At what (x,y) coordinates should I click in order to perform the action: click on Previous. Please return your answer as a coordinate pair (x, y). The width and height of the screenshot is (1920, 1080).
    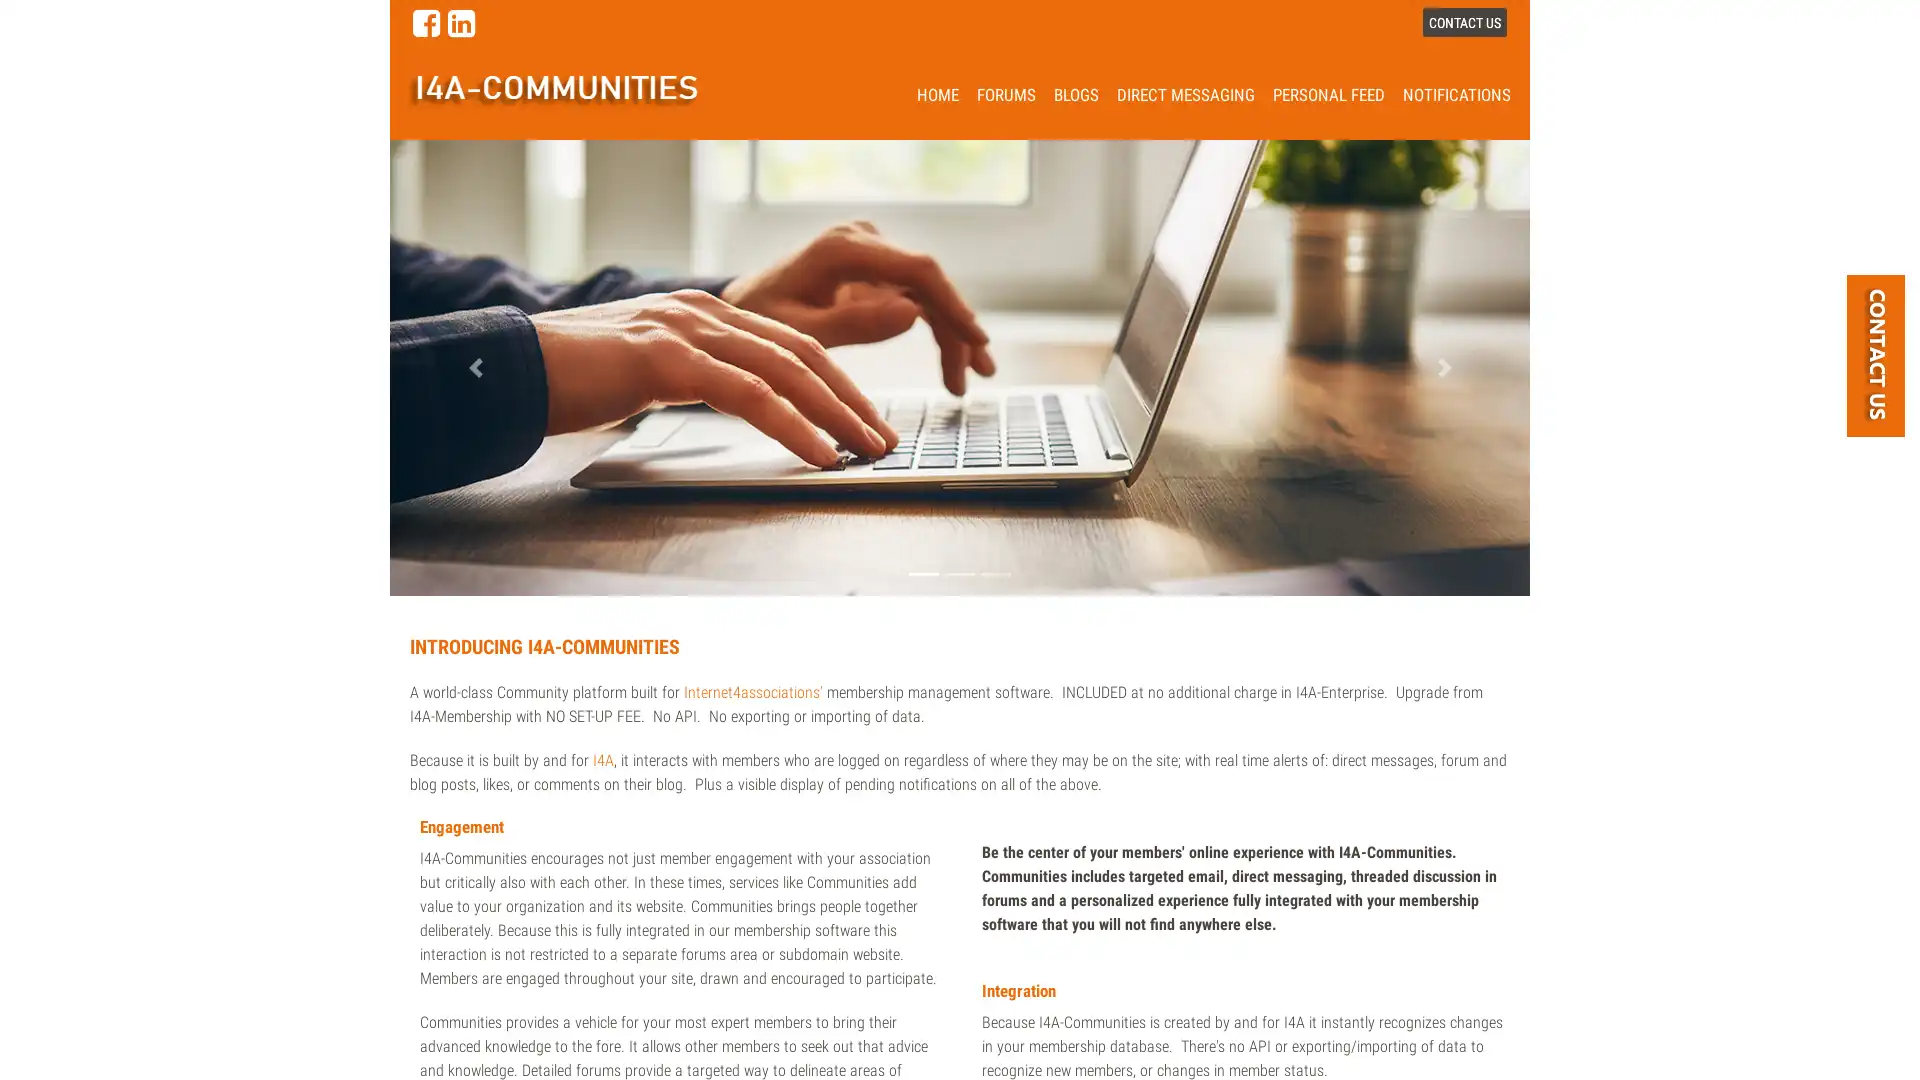
    Looking at the image, I should click on (474, 367).